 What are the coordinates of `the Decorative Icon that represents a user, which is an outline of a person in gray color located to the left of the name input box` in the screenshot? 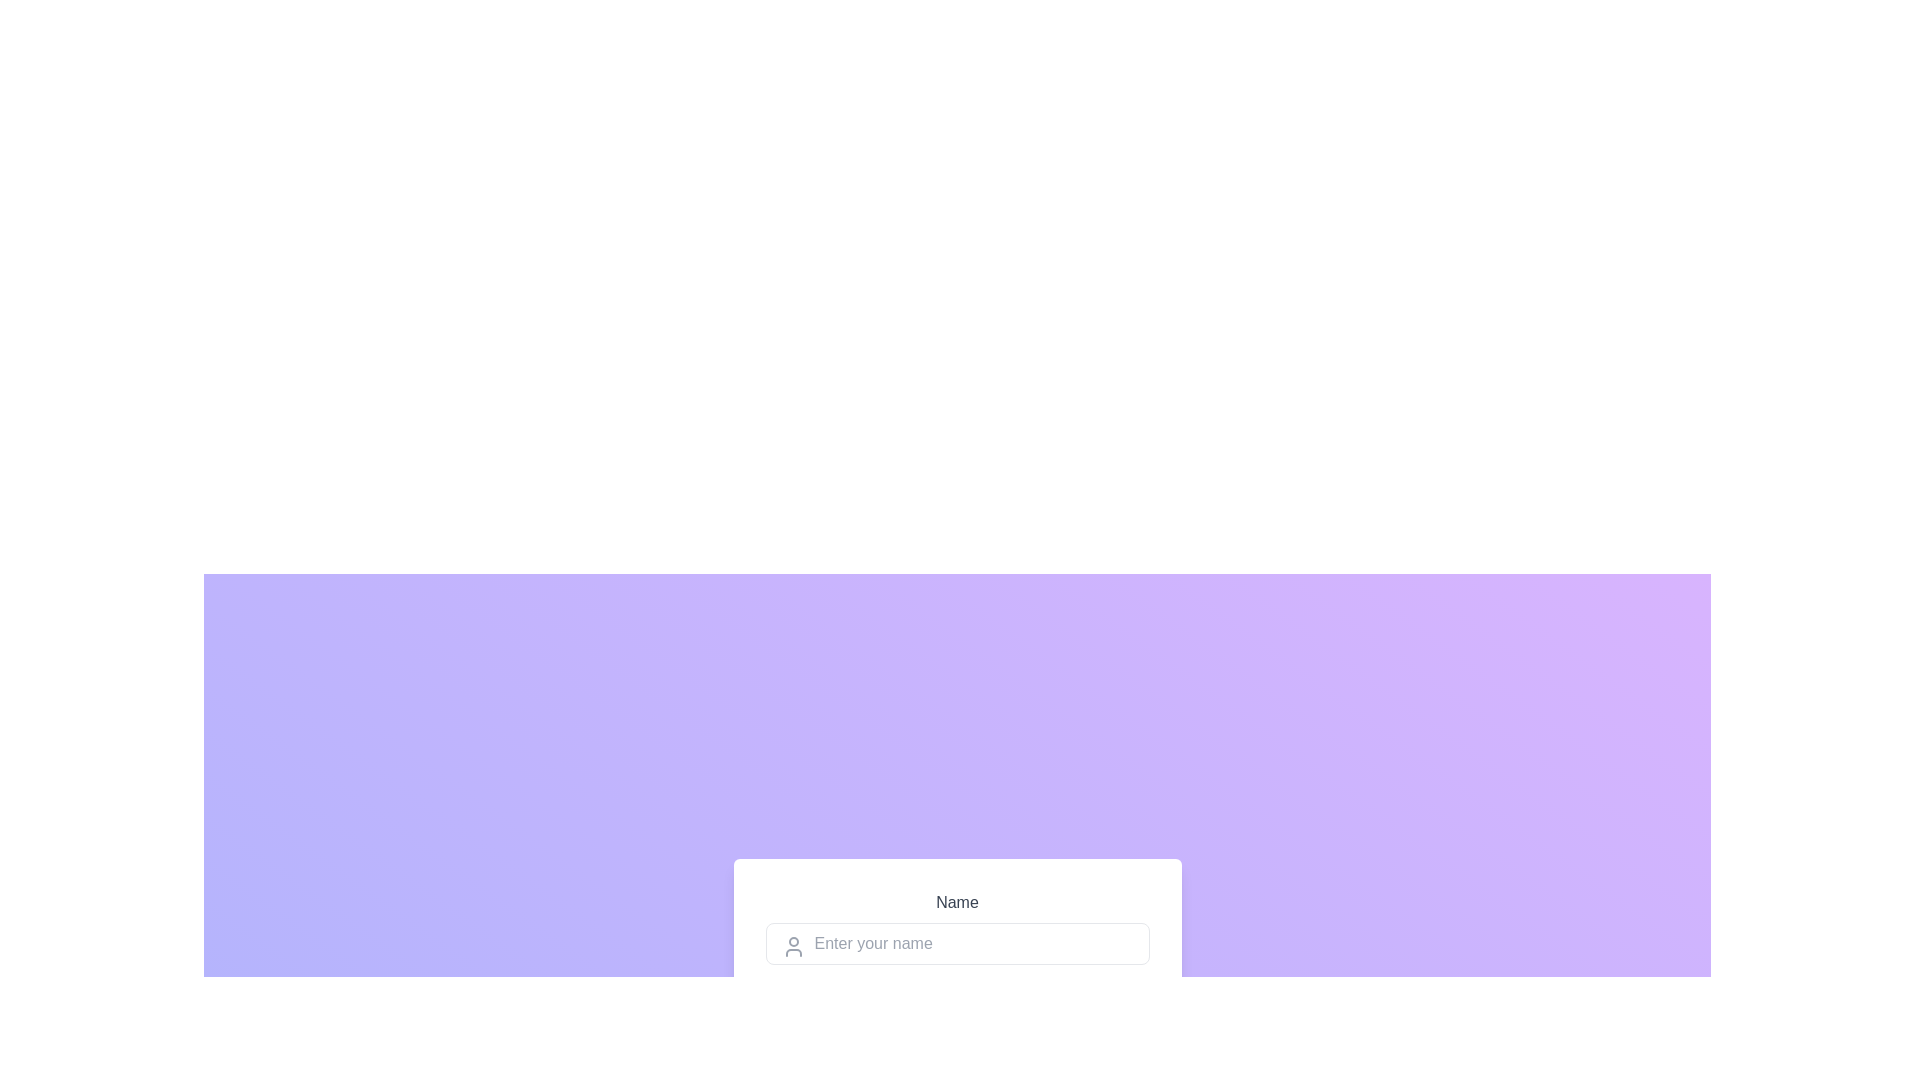 It's located at (792, 946).